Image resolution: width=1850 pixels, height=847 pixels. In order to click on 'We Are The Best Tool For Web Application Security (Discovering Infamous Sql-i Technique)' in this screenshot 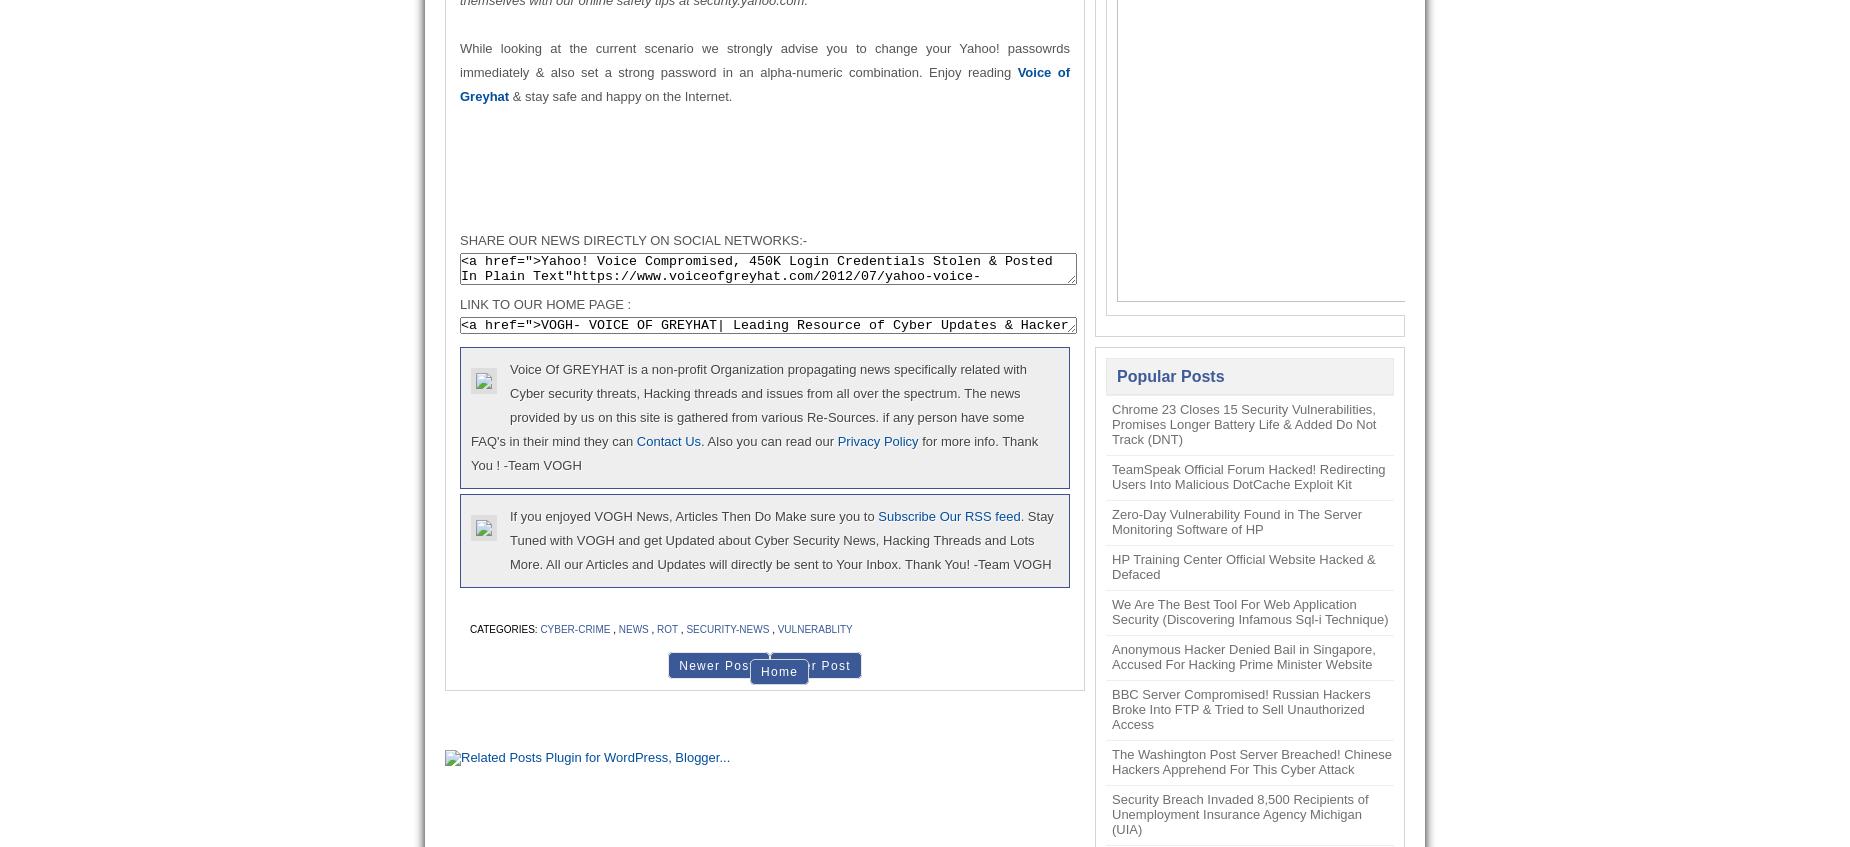, I will do `click(1249, 611)`.